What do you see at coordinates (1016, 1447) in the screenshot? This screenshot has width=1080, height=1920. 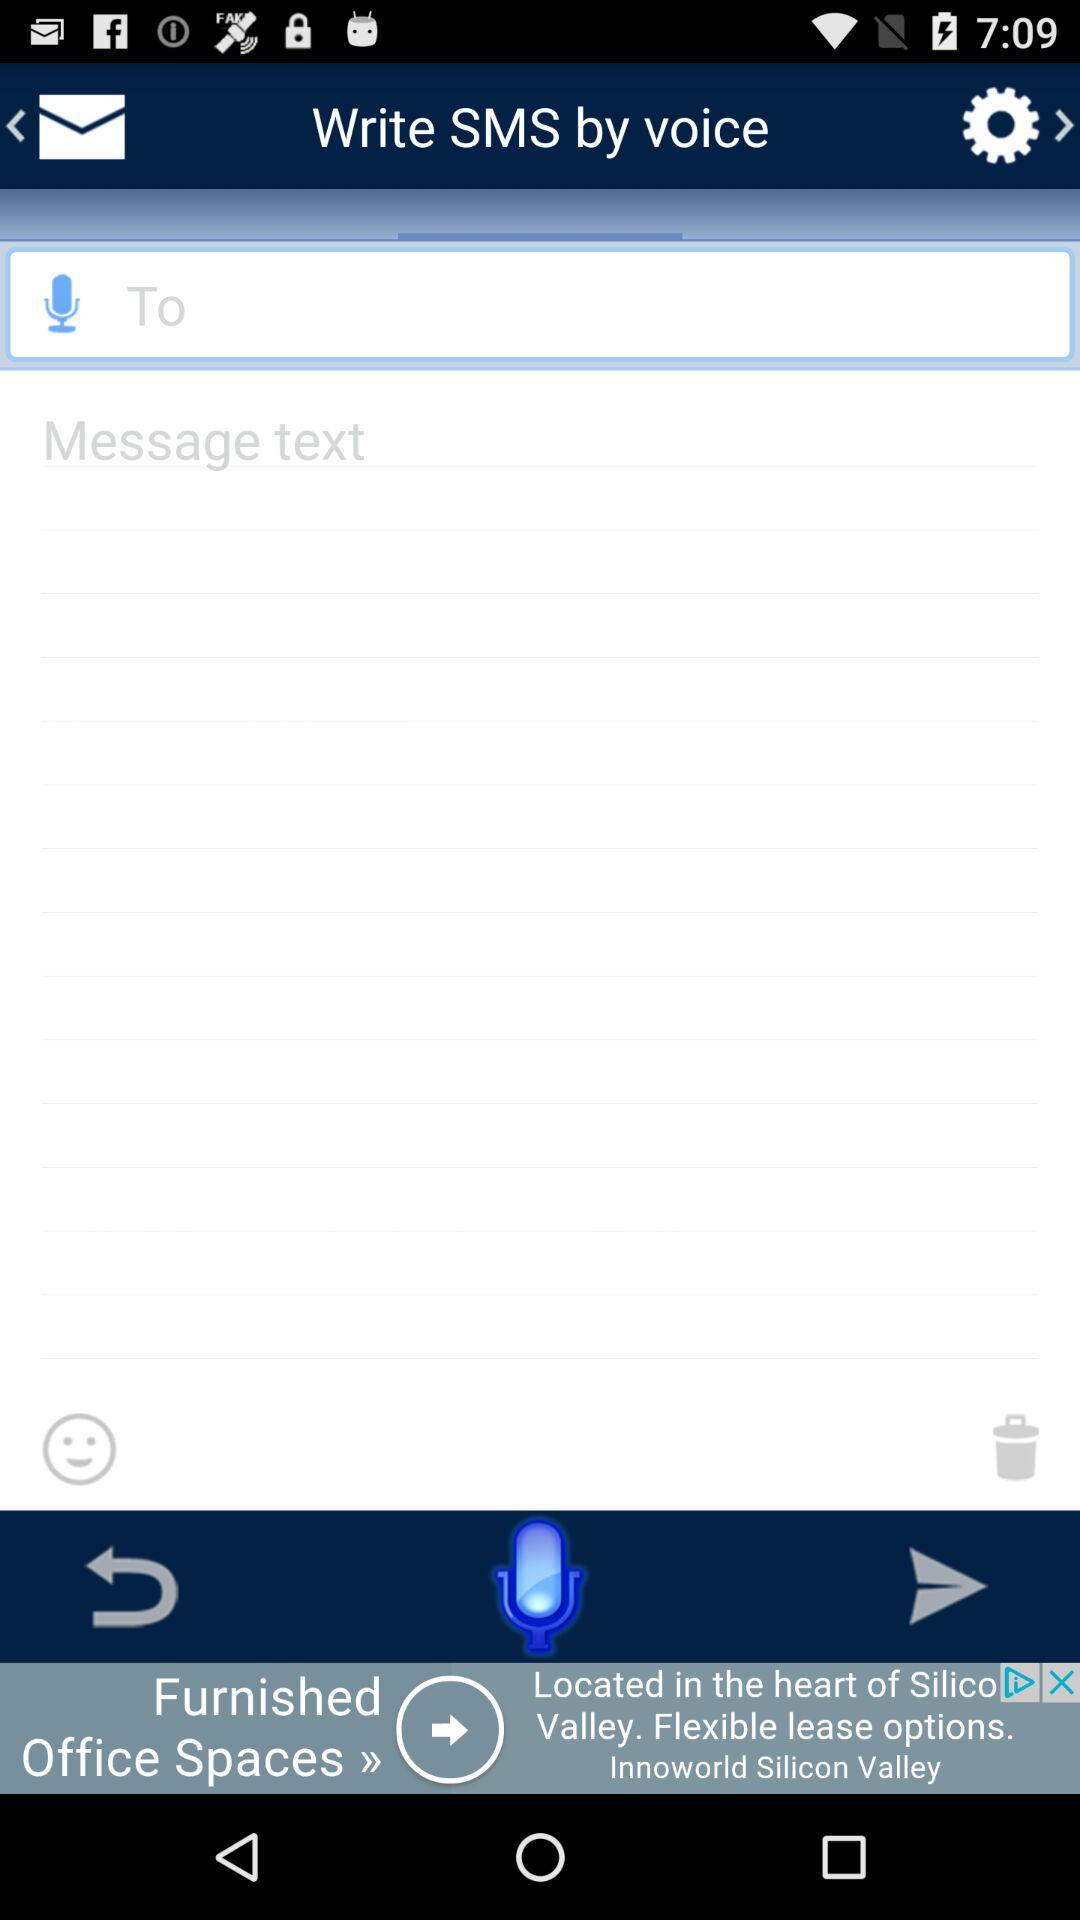 I see `to delete` at bounding box center [1016, 1447].